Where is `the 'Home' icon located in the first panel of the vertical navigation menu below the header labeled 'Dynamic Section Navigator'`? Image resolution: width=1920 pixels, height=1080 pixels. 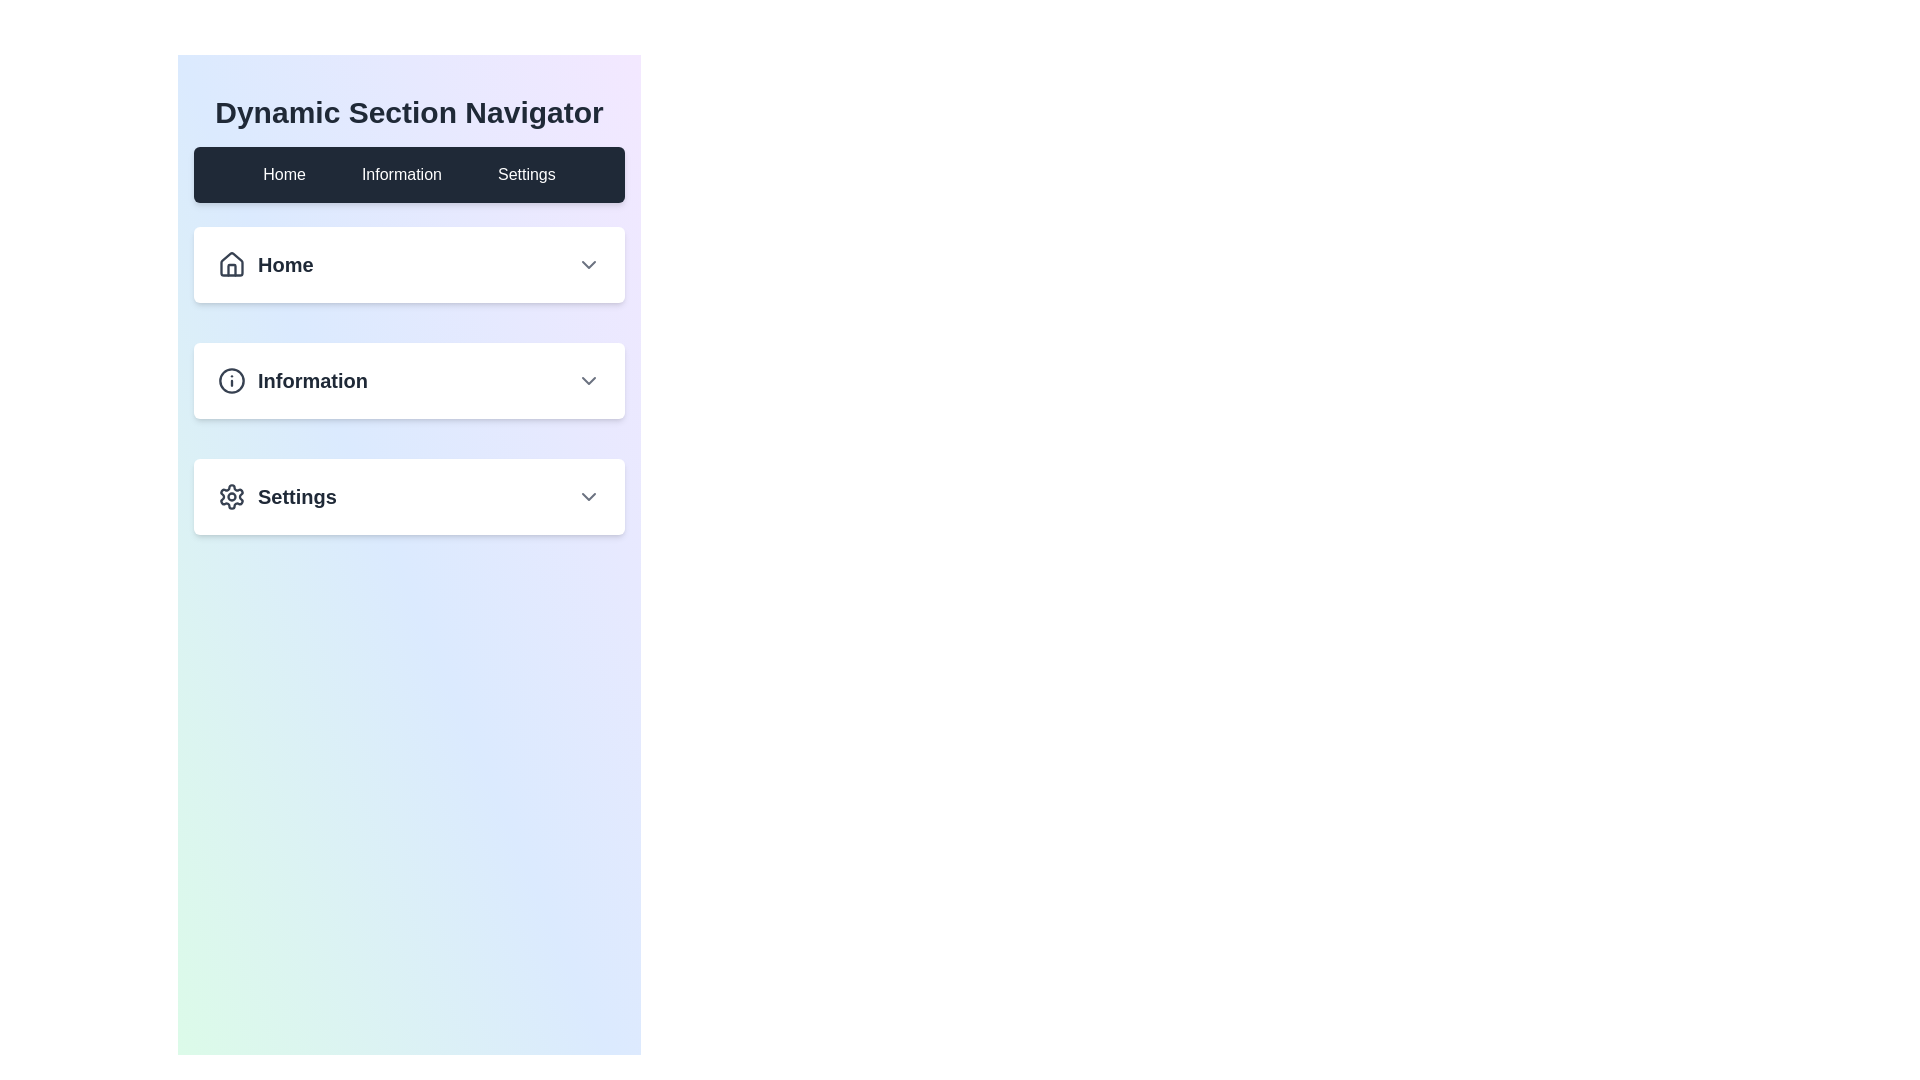 the 'Home' icon located in the first panel of the vertical navigation menu below the header labeled 'Dynamic Section Navigator' is located at coordinates (231, 262).